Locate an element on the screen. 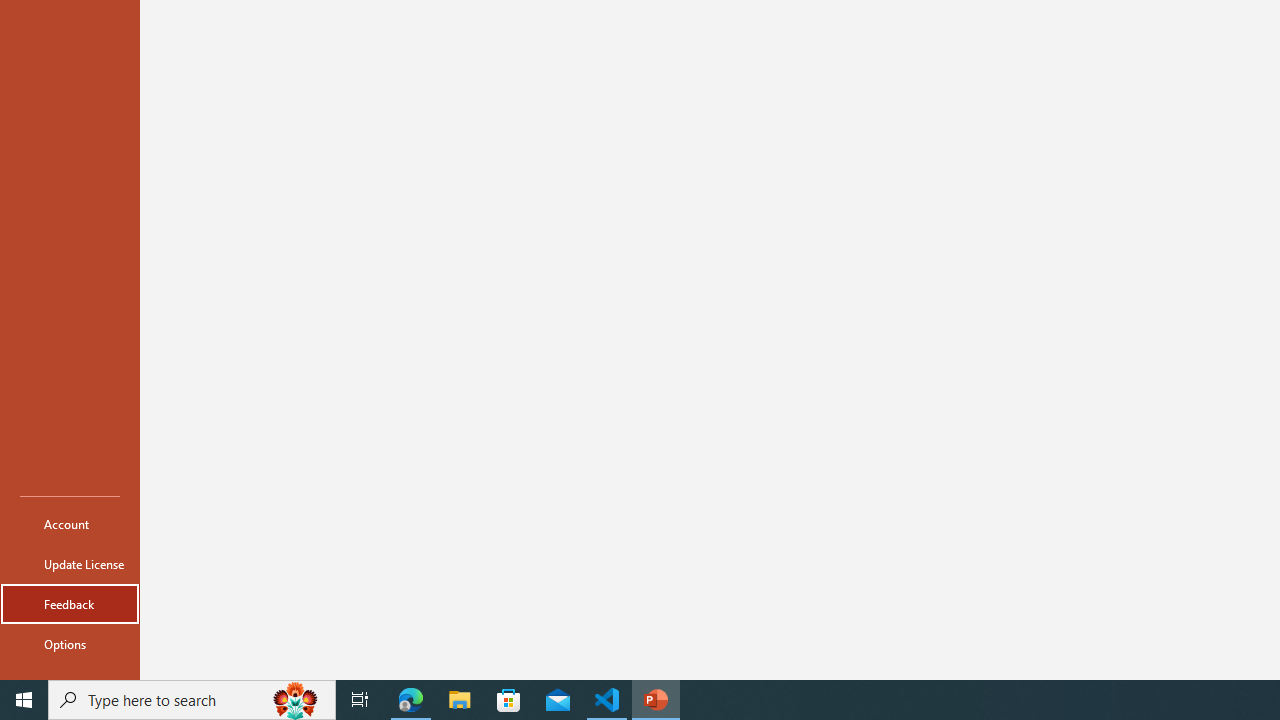  'Account' is located at coordinates (69, 523).